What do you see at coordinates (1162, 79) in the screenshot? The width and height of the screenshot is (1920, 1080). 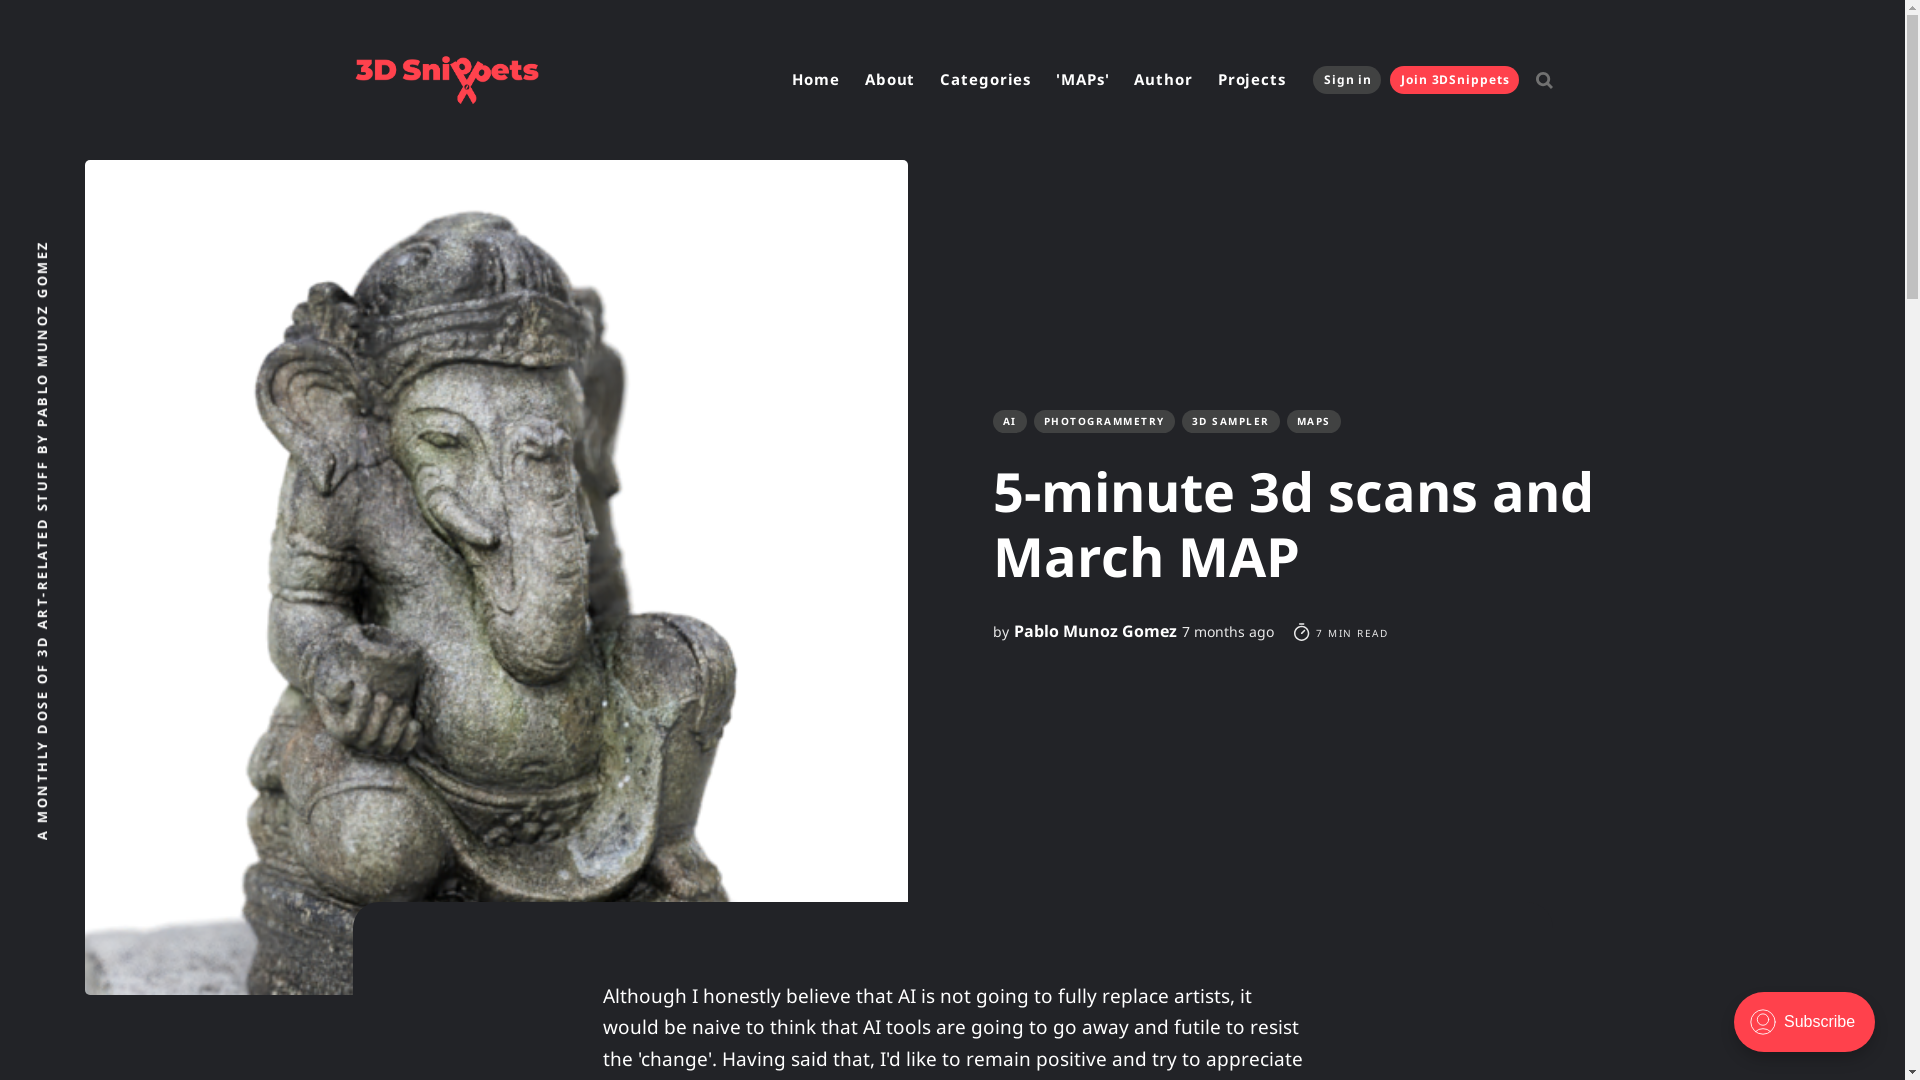 I see `'Author'` at bounding box center [1162, 79].